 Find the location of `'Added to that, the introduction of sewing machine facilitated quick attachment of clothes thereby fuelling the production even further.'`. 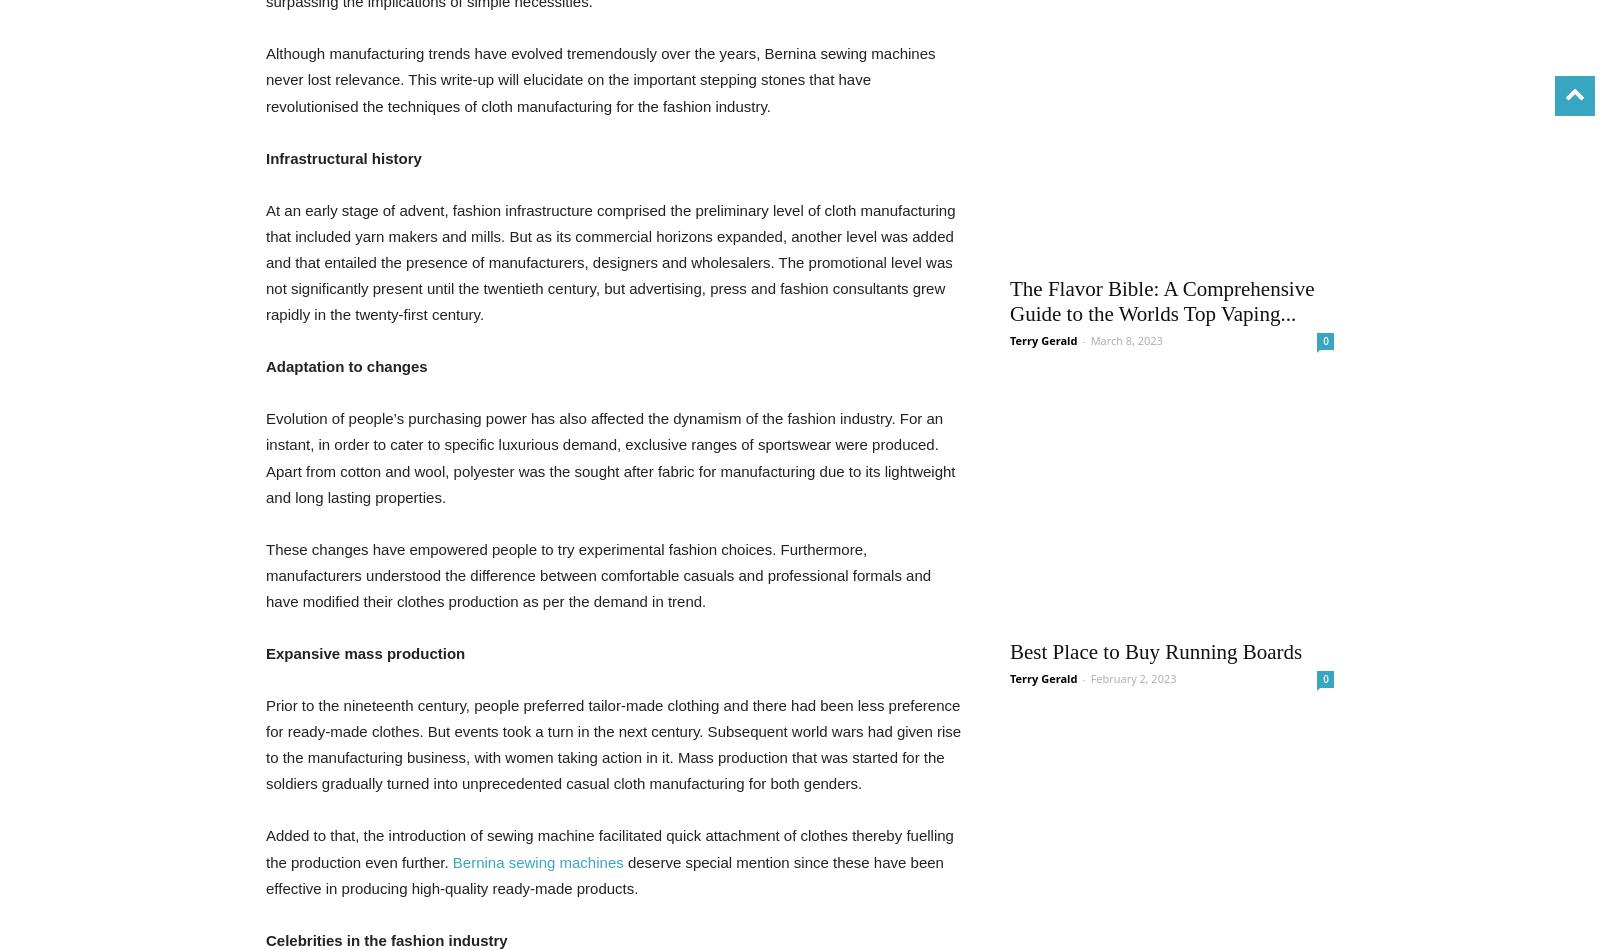

'Added to that, the introduction of sewing machine facilitated quick attachment of clothes thereby fuelling the production even further.' is located at coordinates (609, 847).